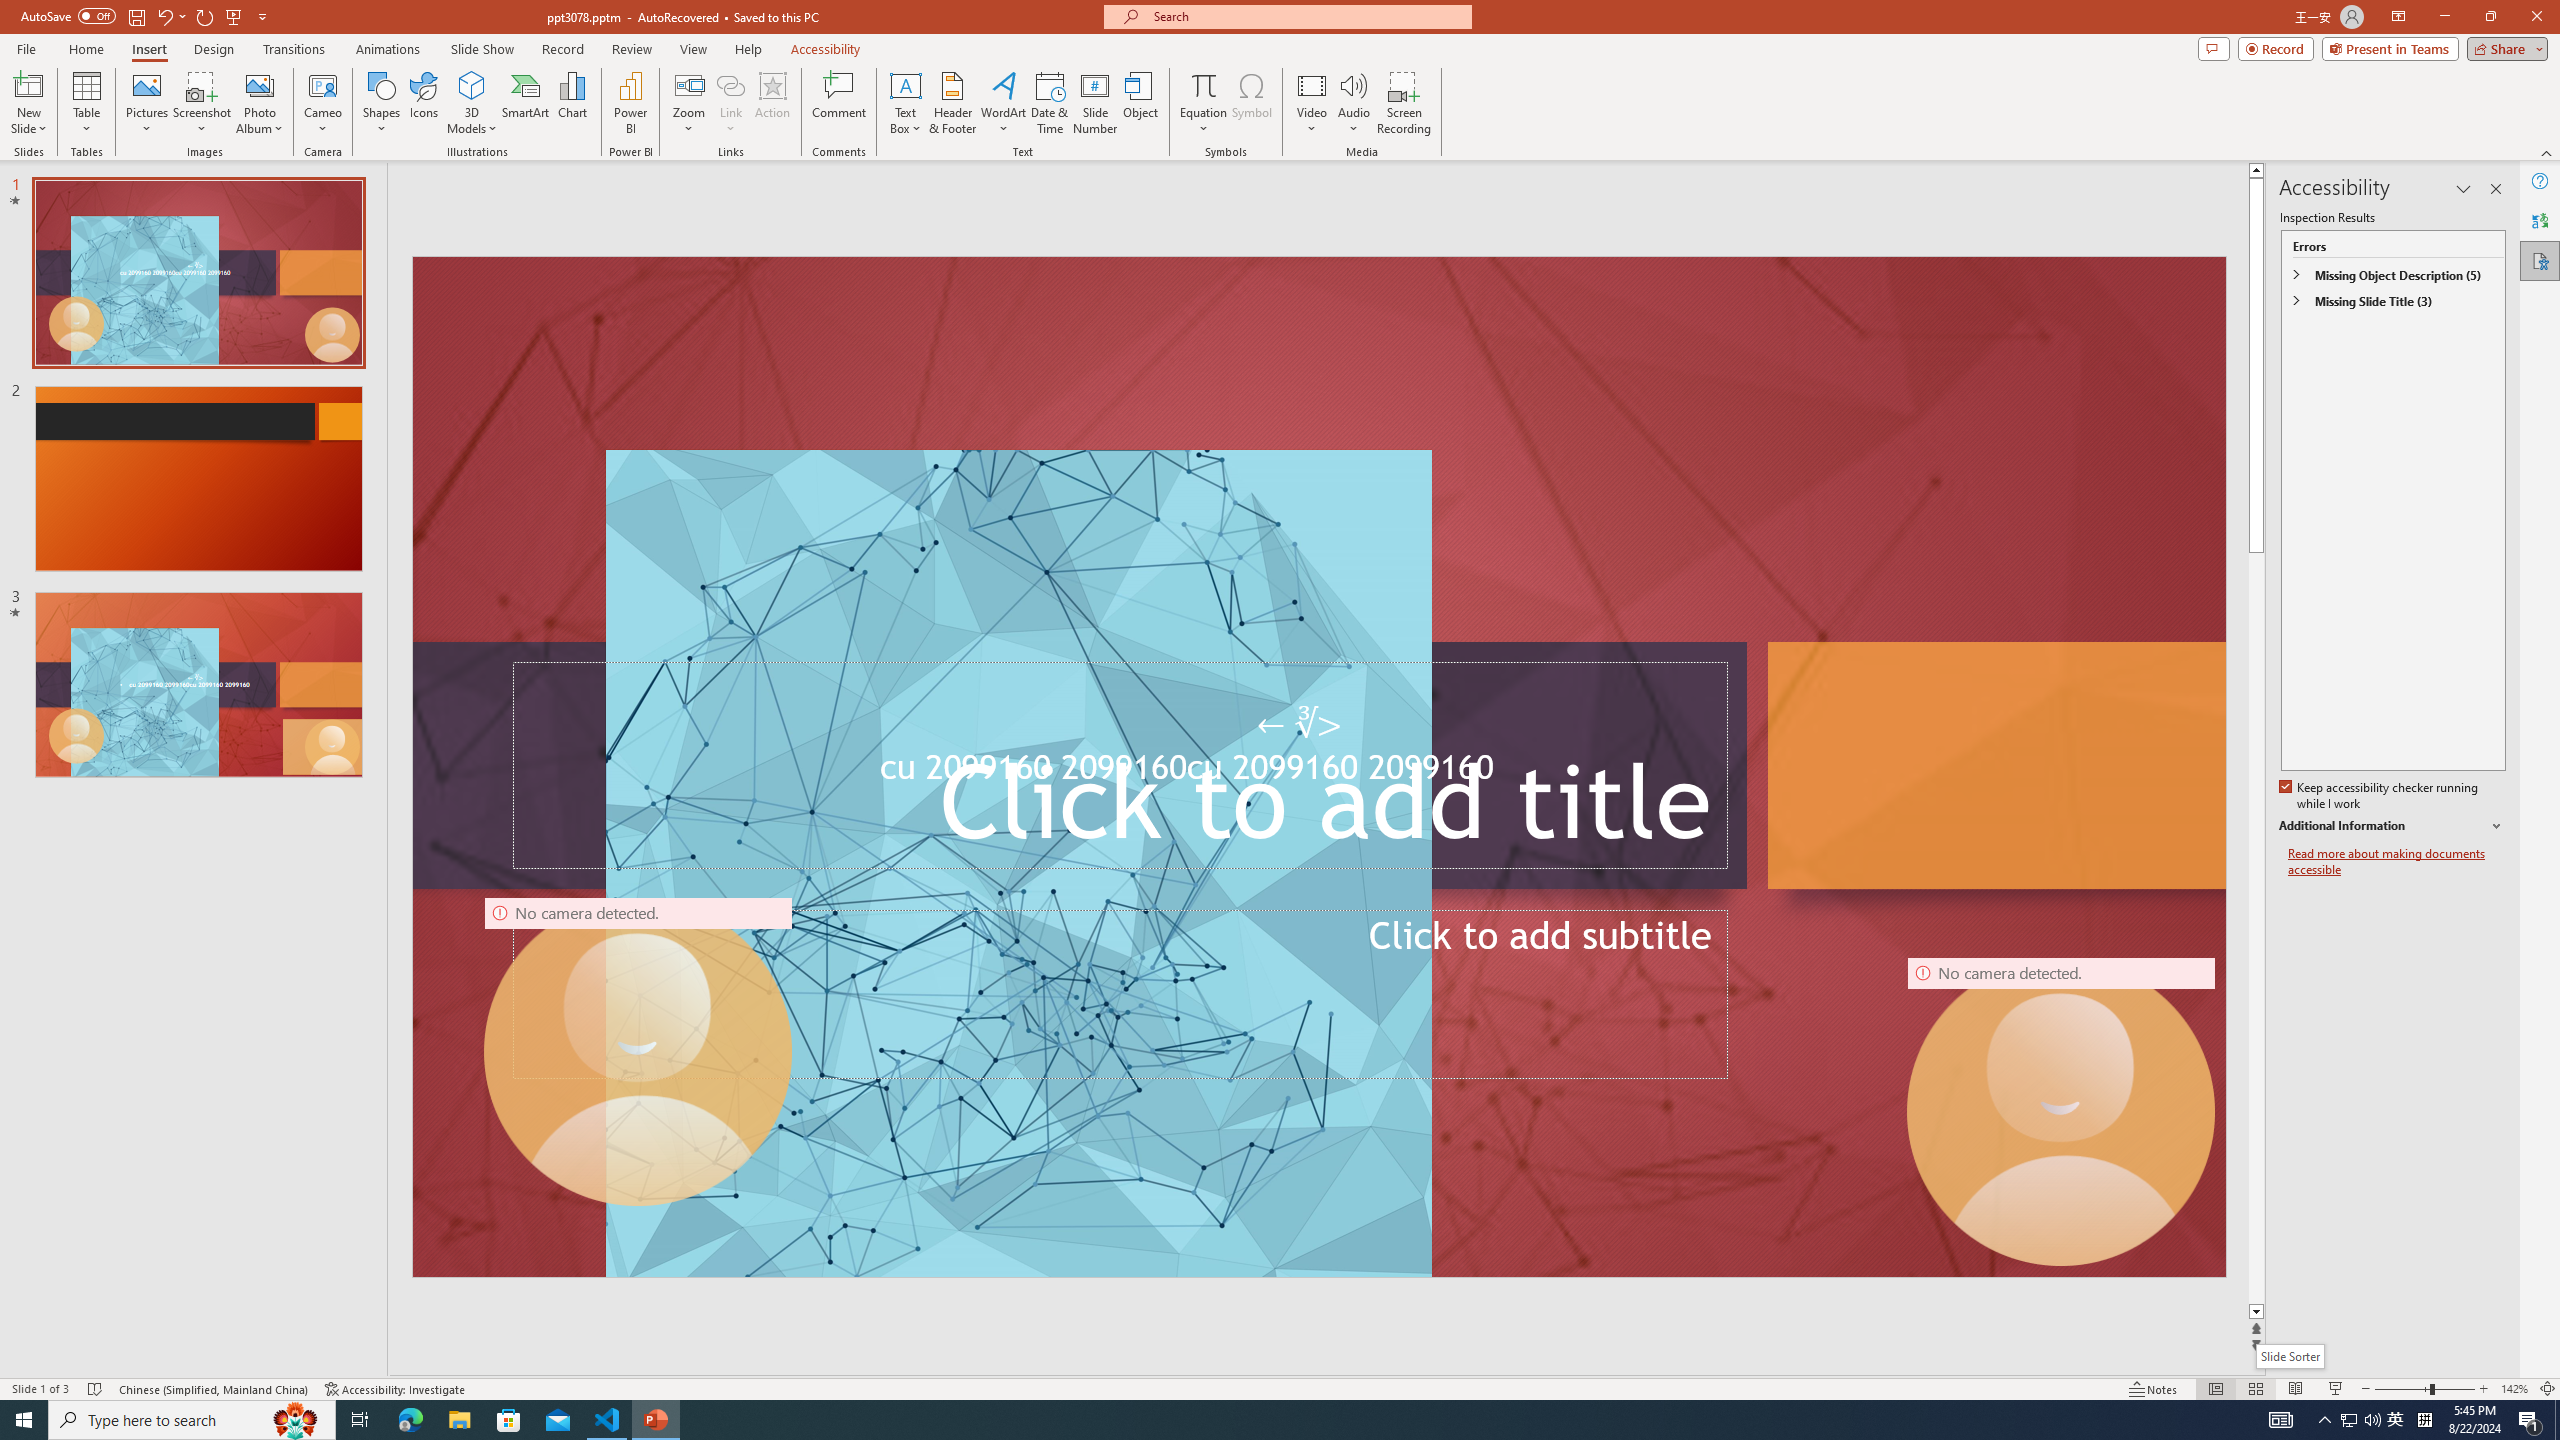 The image size is (2560, 1440). What do you see at coordinates (2392, 826) in the screenshot?
I see `'Additional Information'` at bounding box center [2392, 826].